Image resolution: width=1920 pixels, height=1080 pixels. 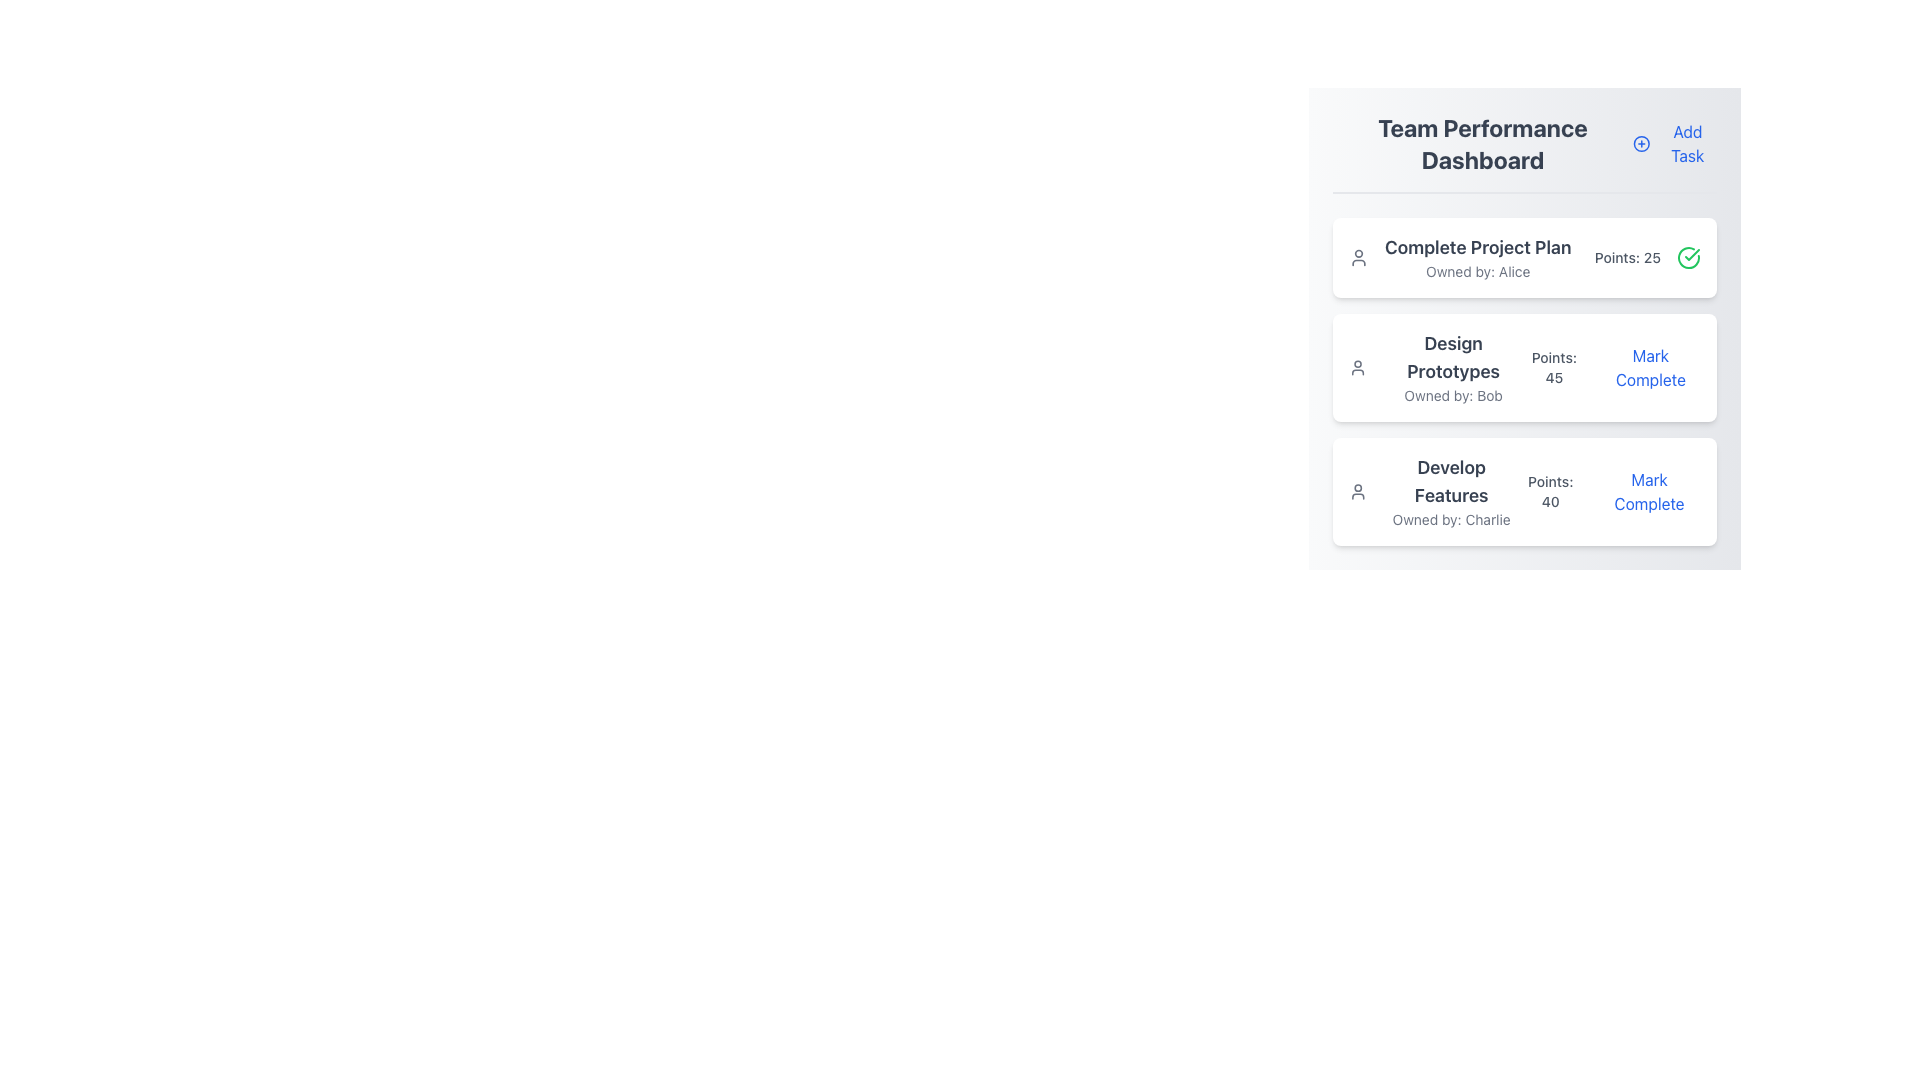 I want to click on the user icon that visually represents the owner associated with the 'Complete Project Plan' entry, located to the left of the text, so click(x=1358, y=257).